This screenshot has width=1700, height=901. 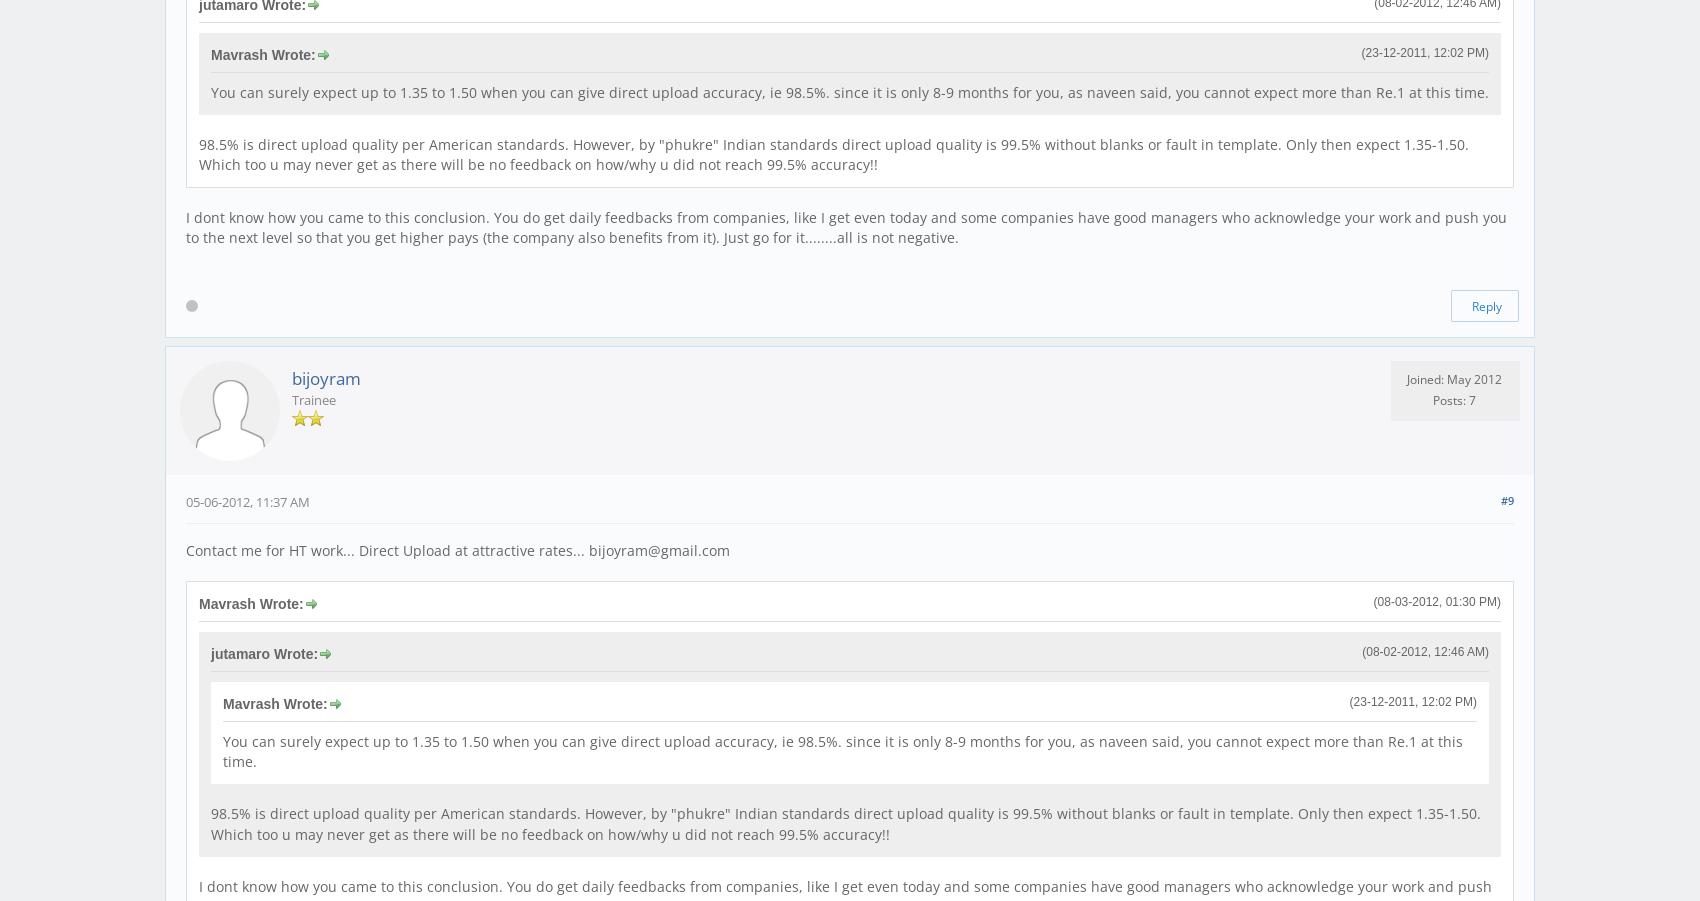 I want to click on 'Trainee', so click(x=313, y=397).